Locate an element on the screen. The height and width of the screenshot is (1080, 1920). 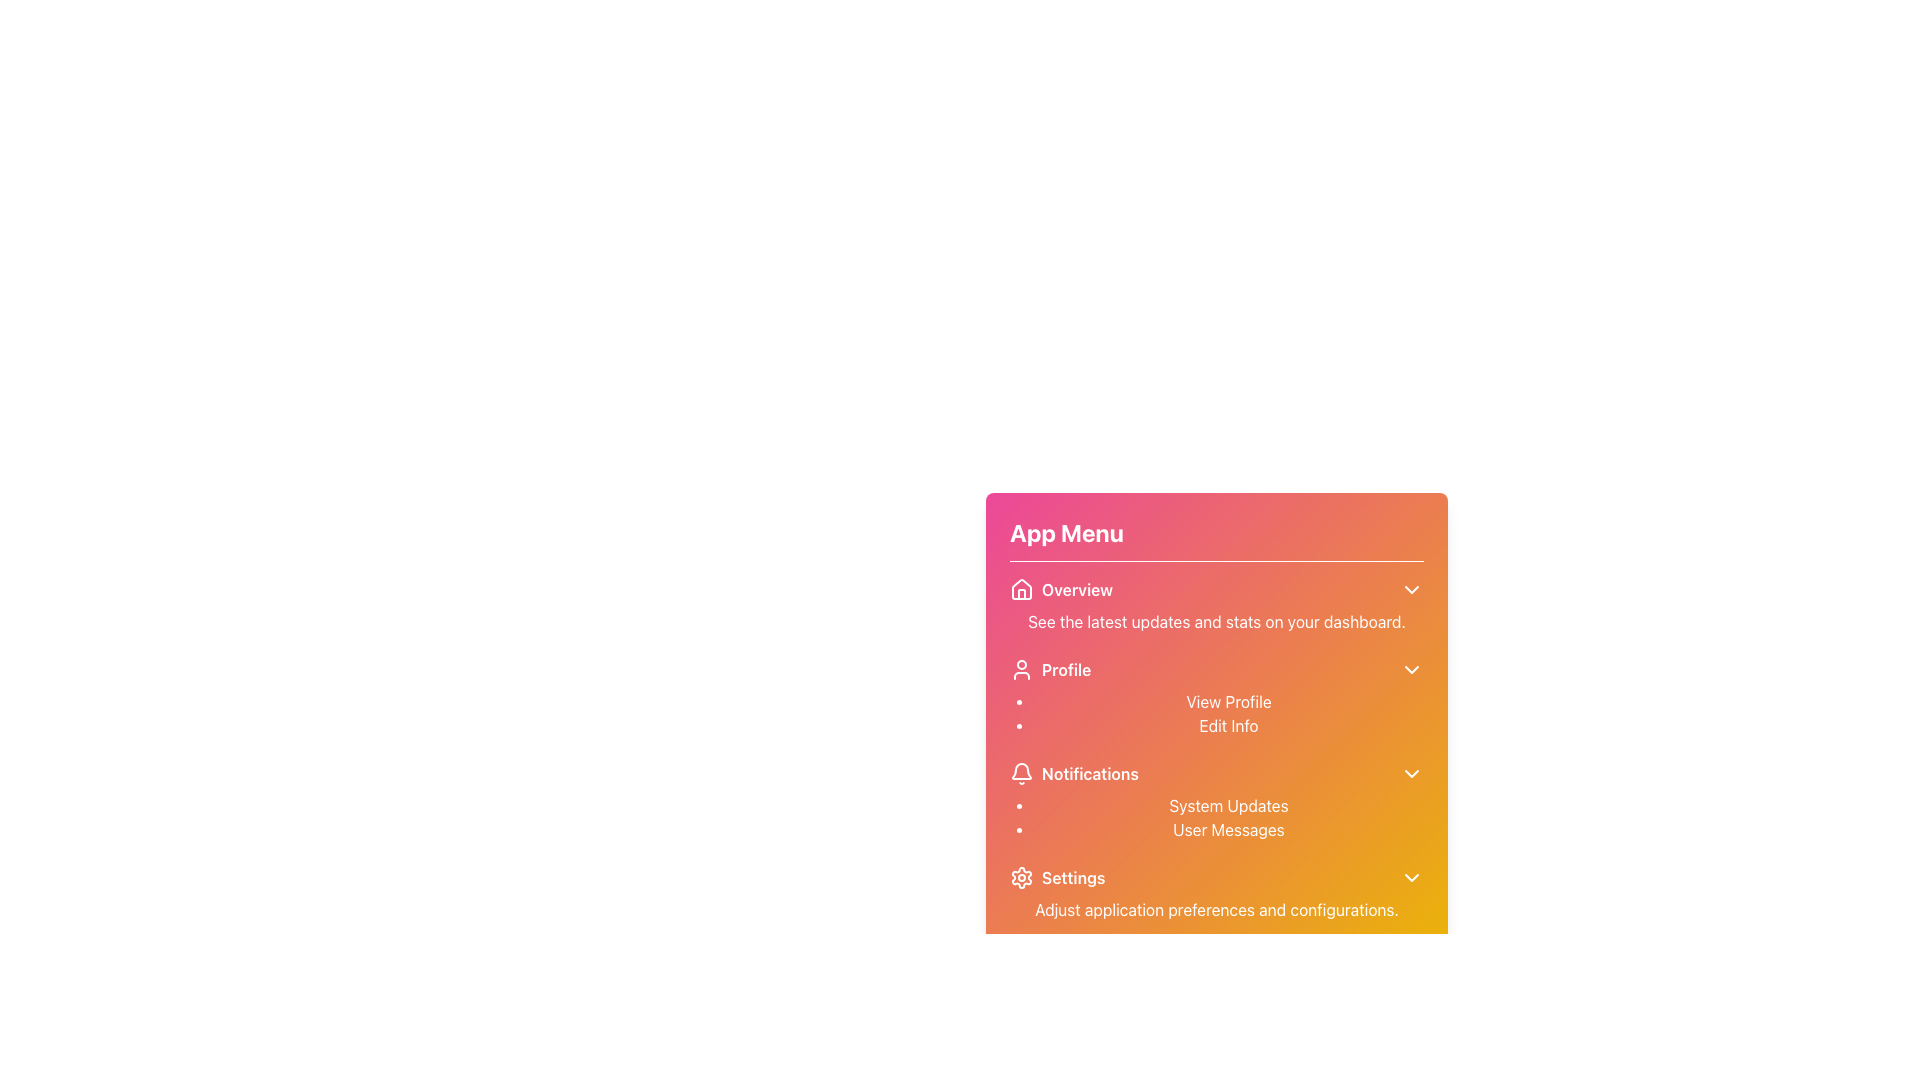
the 'Profile' text label which is bold and part of the 'App Menu' section, located in the second grouping below 'Overview' is located at coordinates (1065, 670).